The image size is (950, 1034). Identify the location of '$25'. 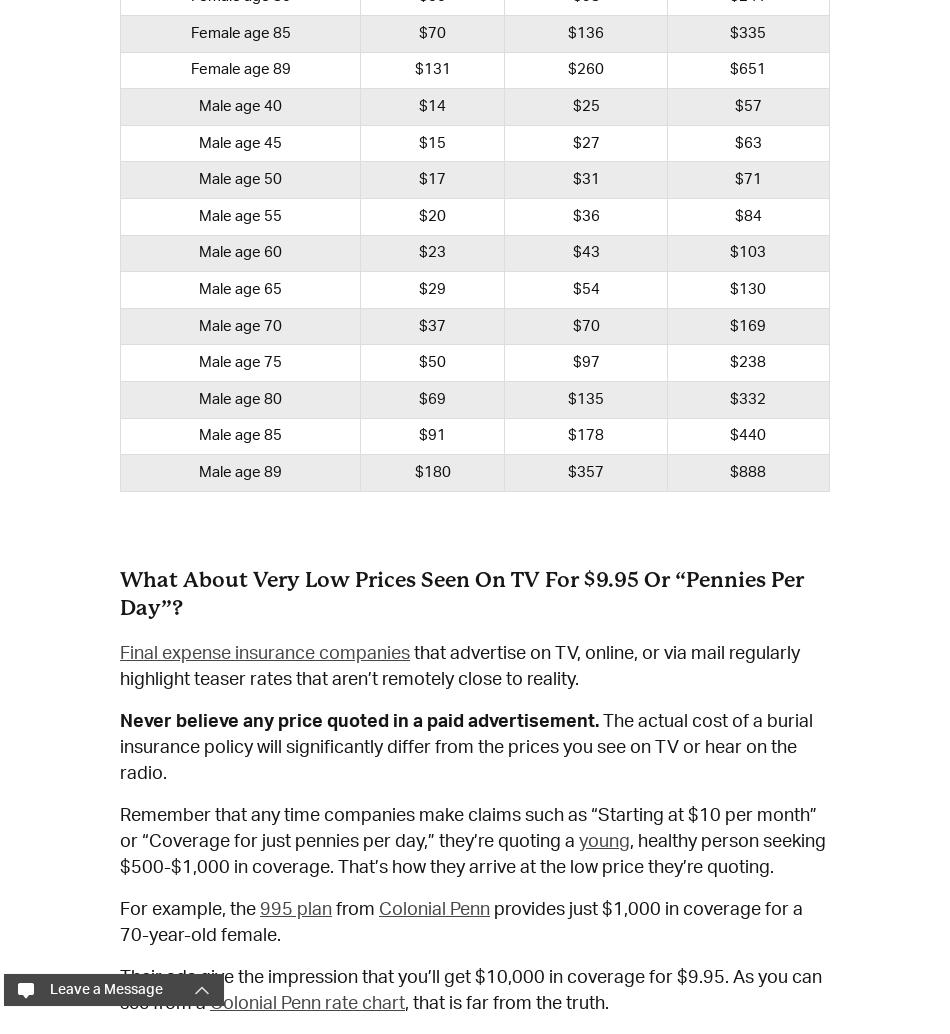
(585, 105).